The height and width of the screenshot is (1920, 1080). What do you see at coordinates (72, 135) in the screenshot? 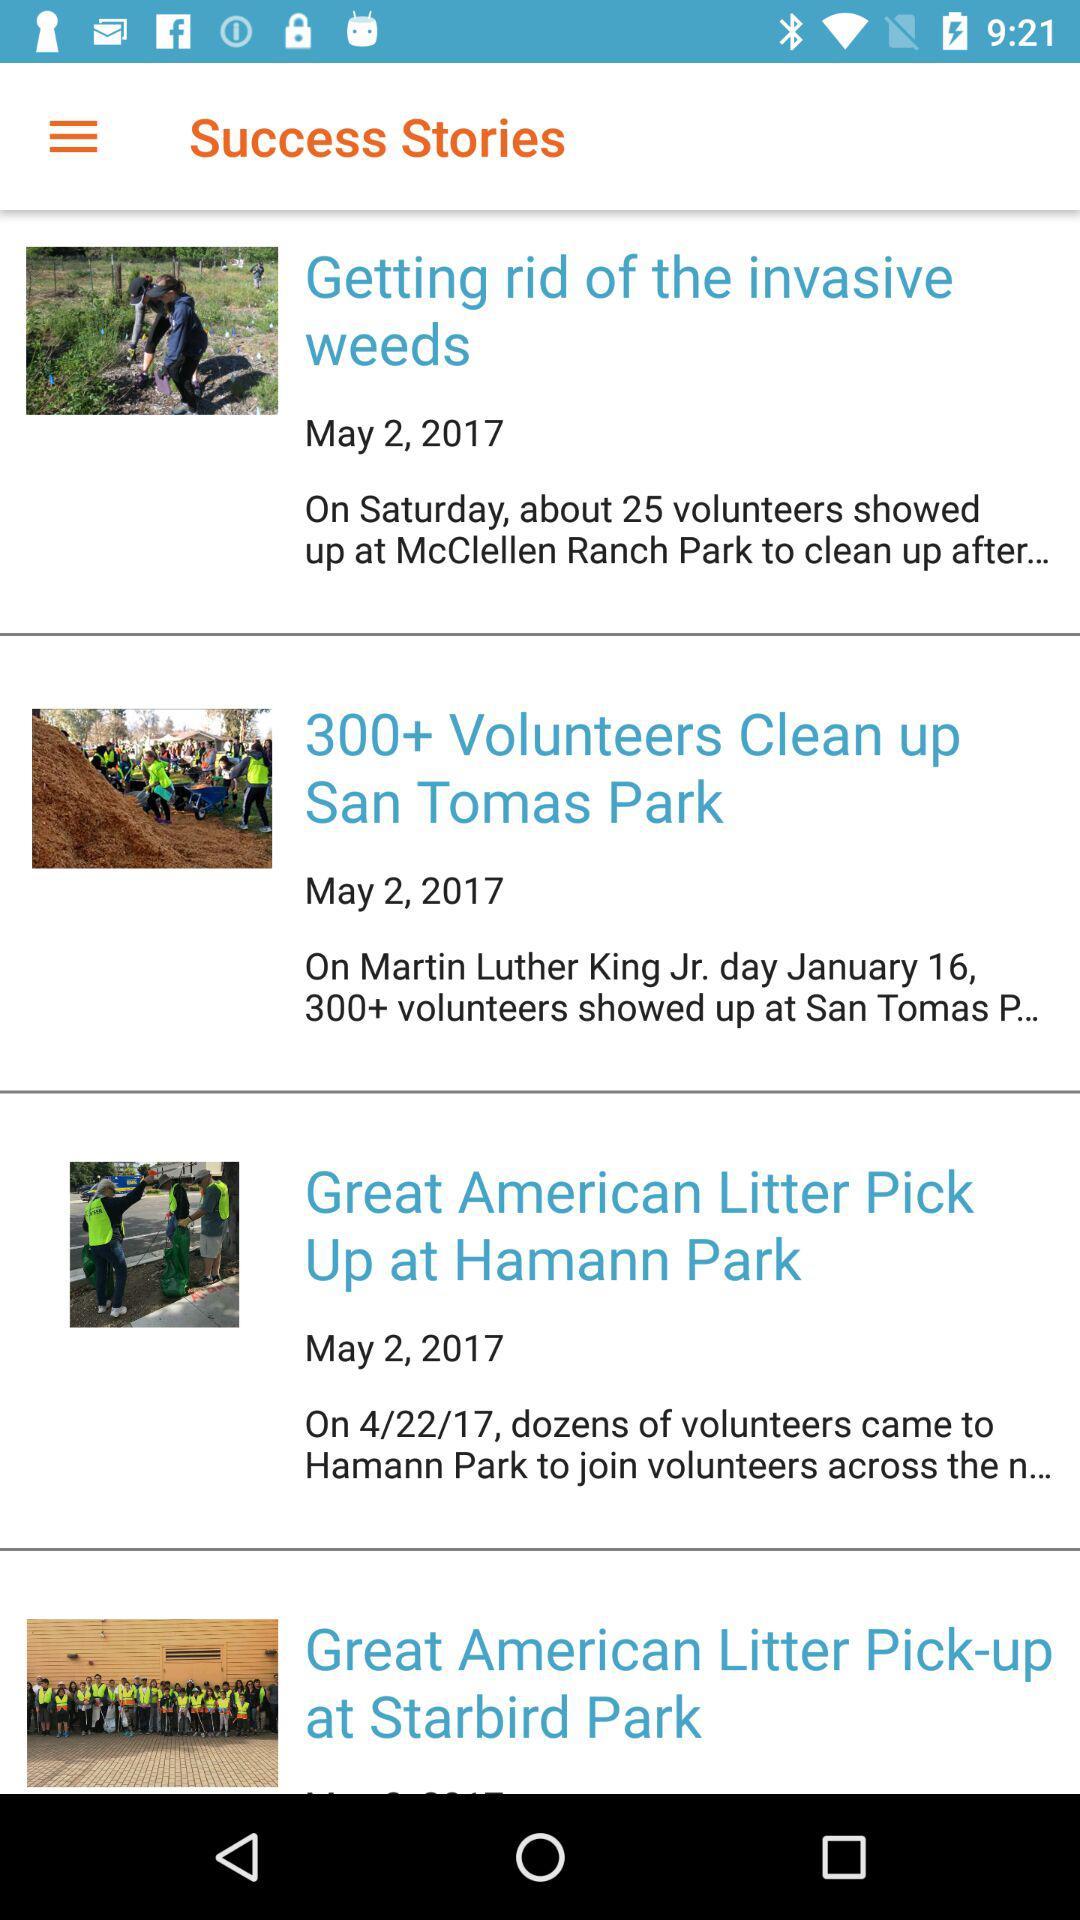
I see `more options` at bounding box center [72, 135].